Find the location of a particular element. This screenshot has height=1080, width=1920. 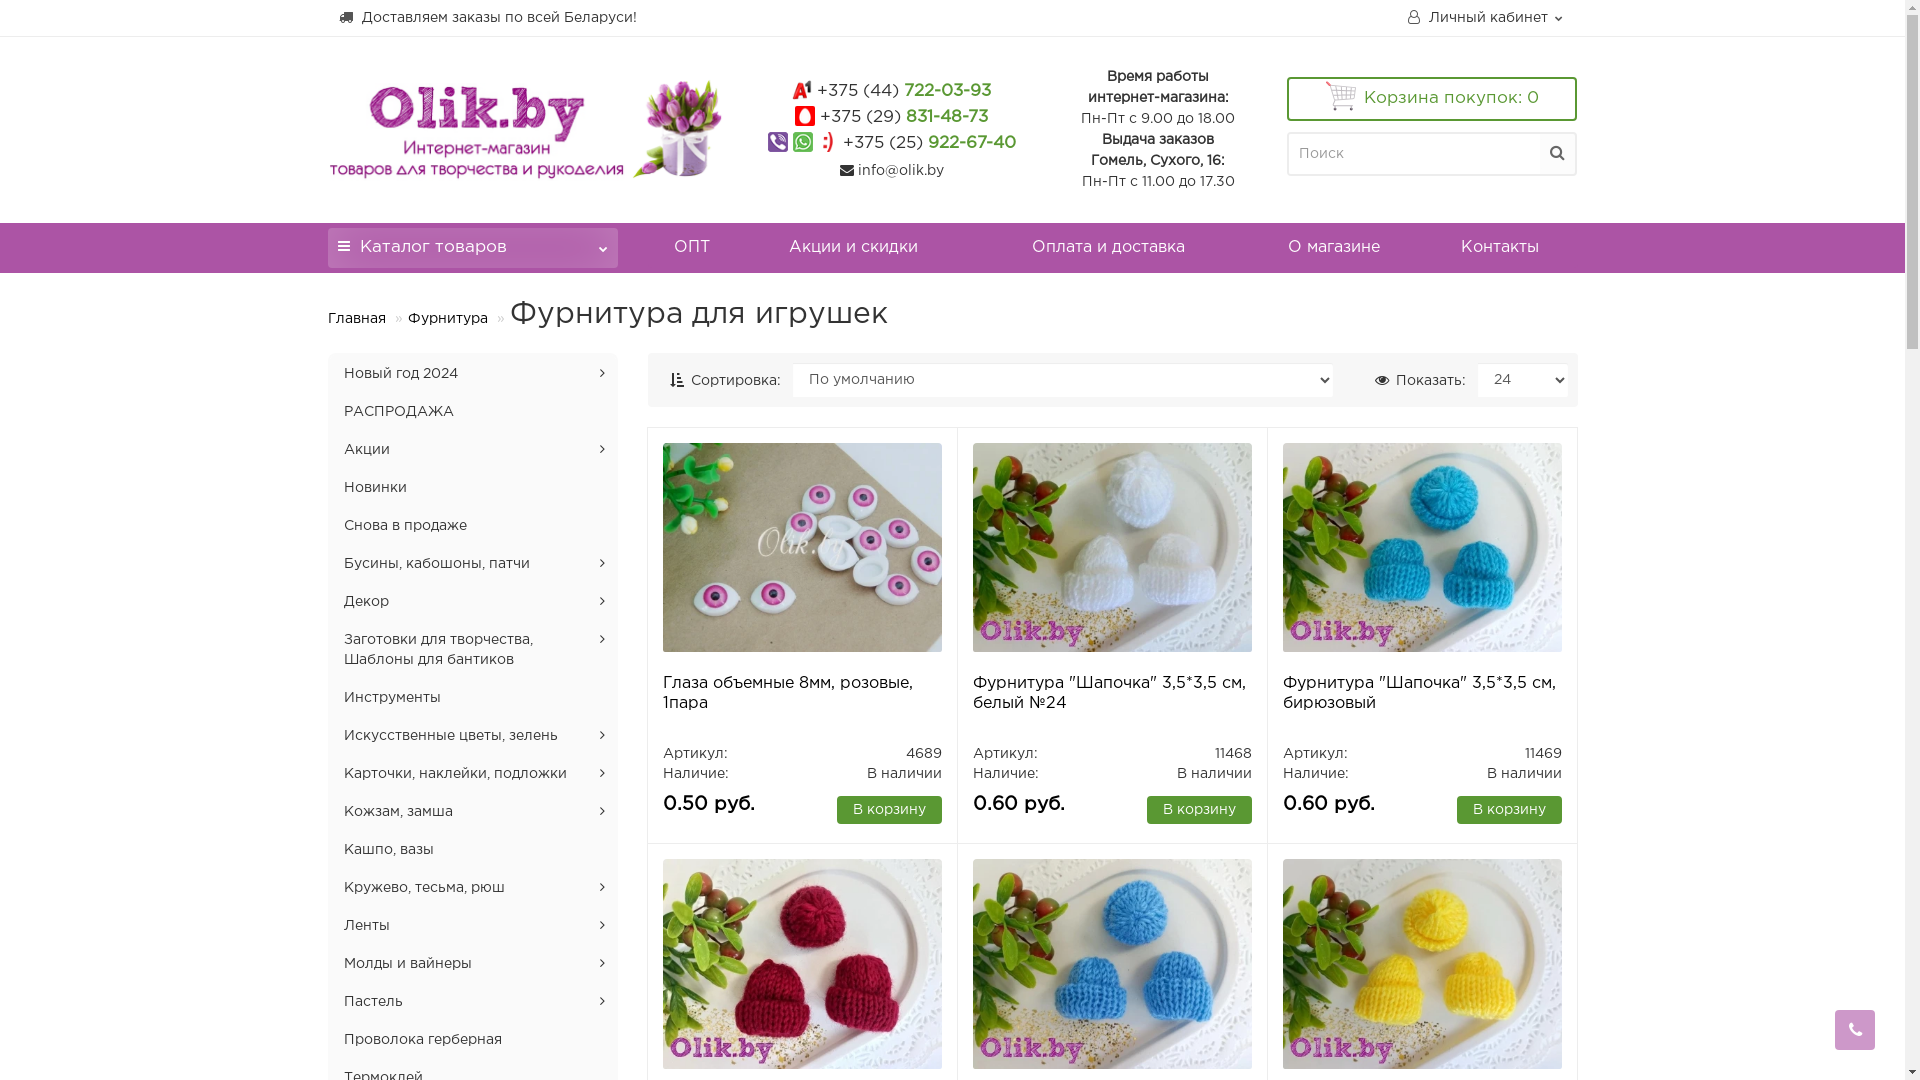

'+375 (25) 922-67-40' is located at coordinates (928, 142).